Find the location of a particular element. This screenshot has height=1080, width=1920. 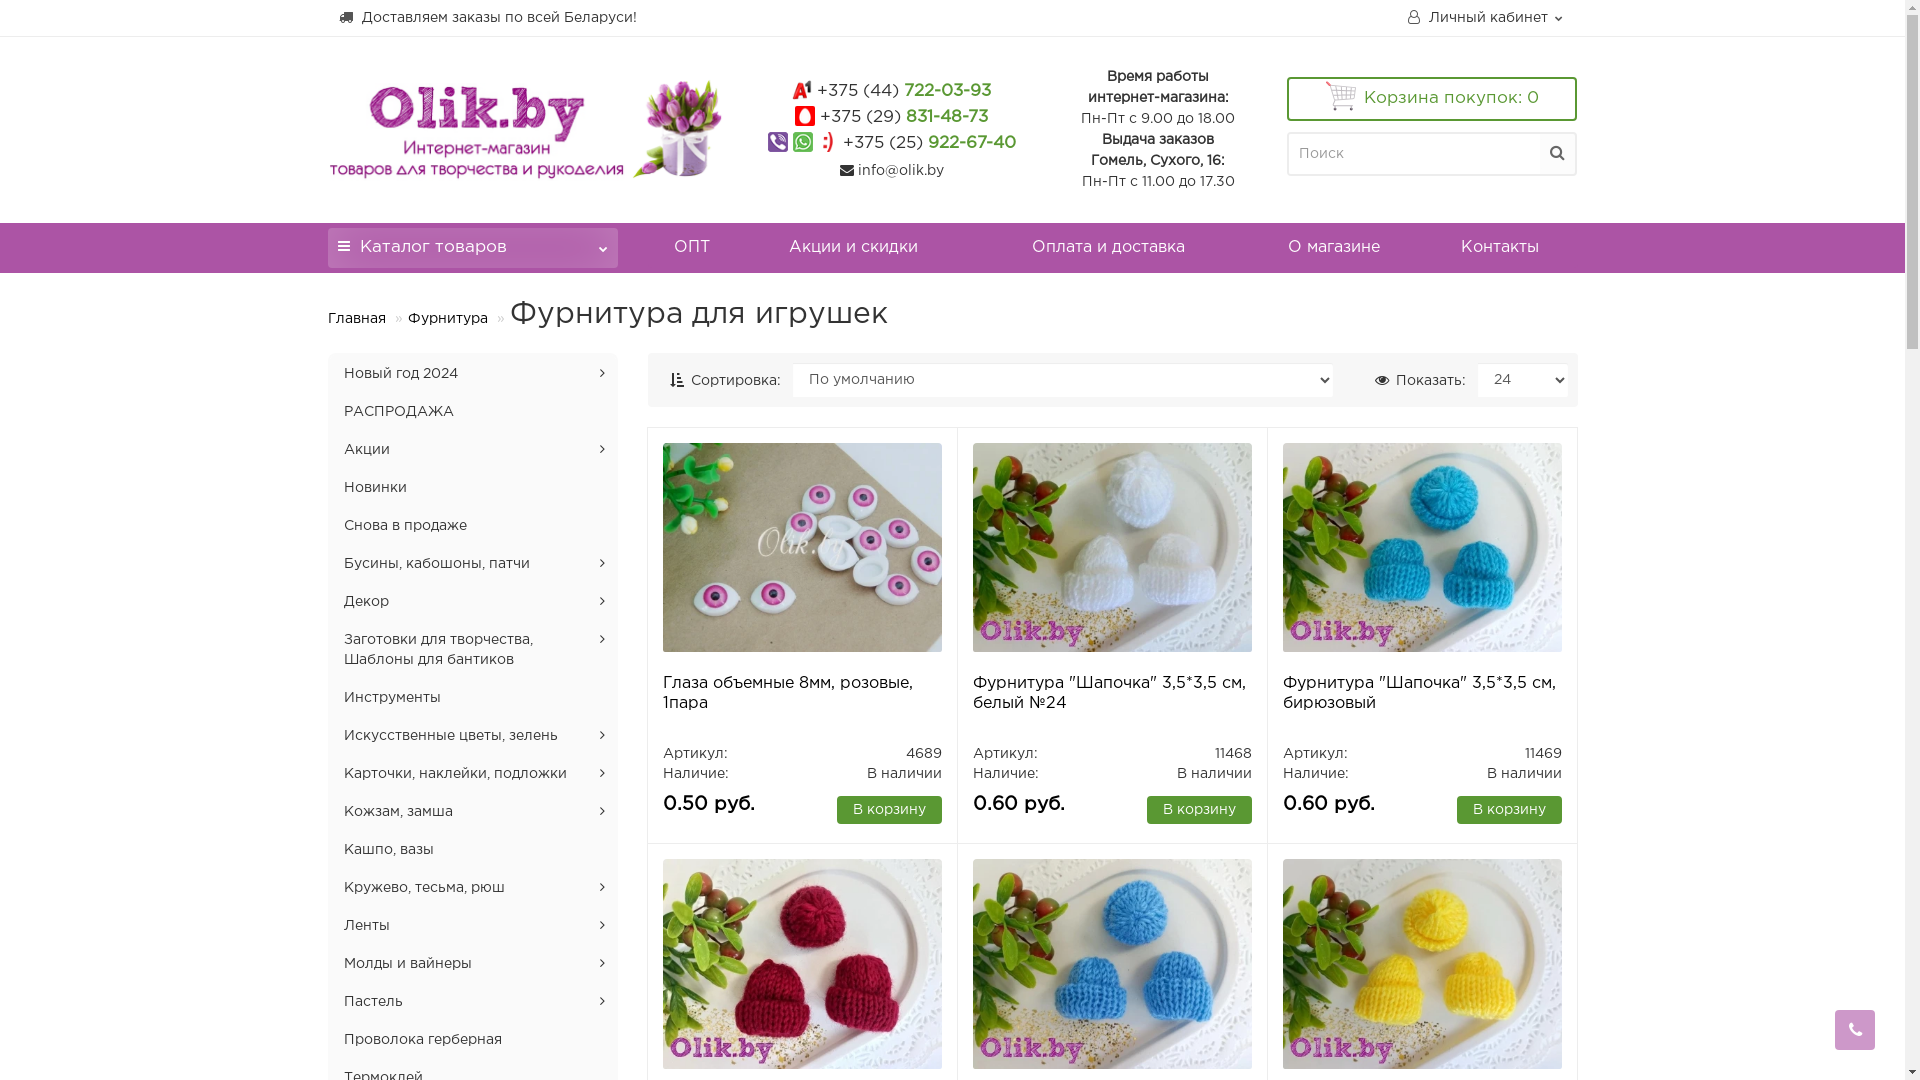

'+375 (25) 922-67-40' is located at coordinates (928, 142).